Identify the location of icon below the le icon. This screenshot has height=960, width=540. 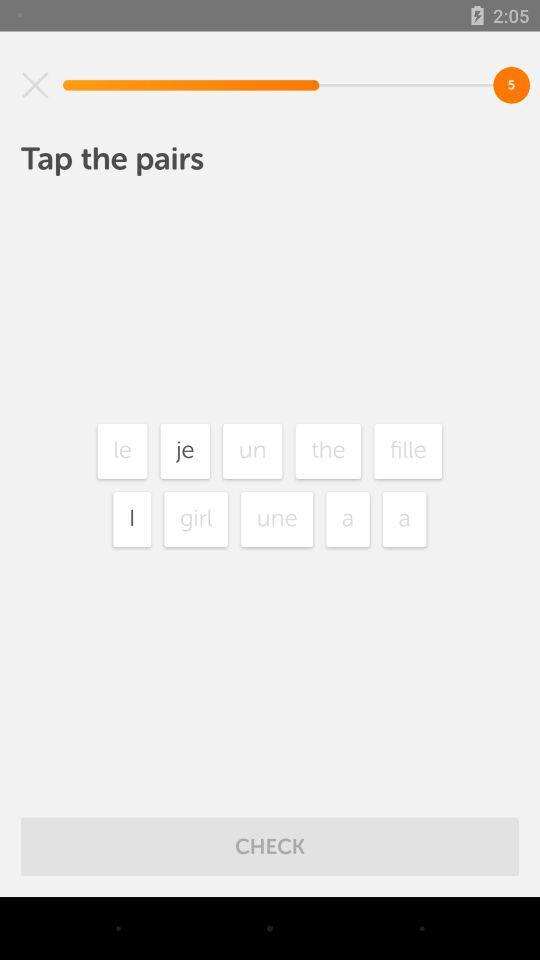
(132, 518).